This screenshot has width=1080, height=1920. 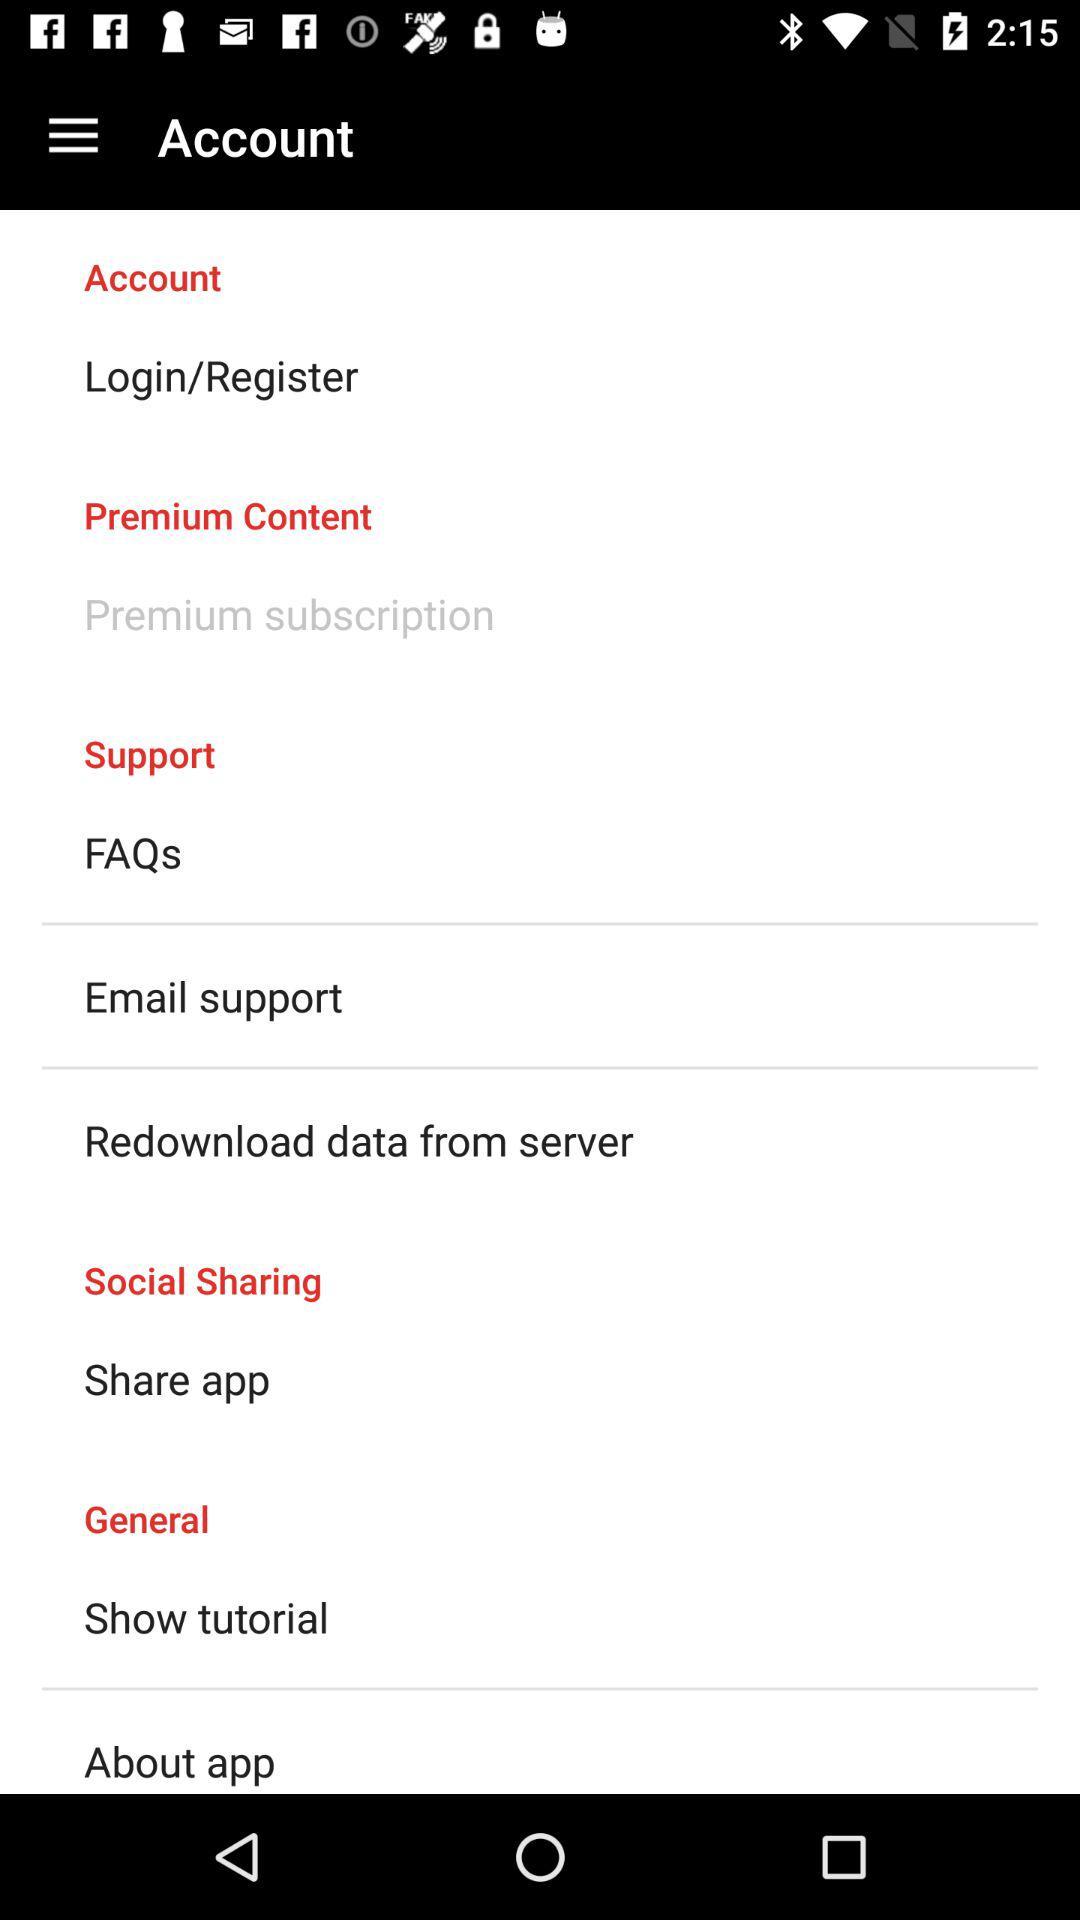 I want to click on the item above general, so click(x=176, y=1377).